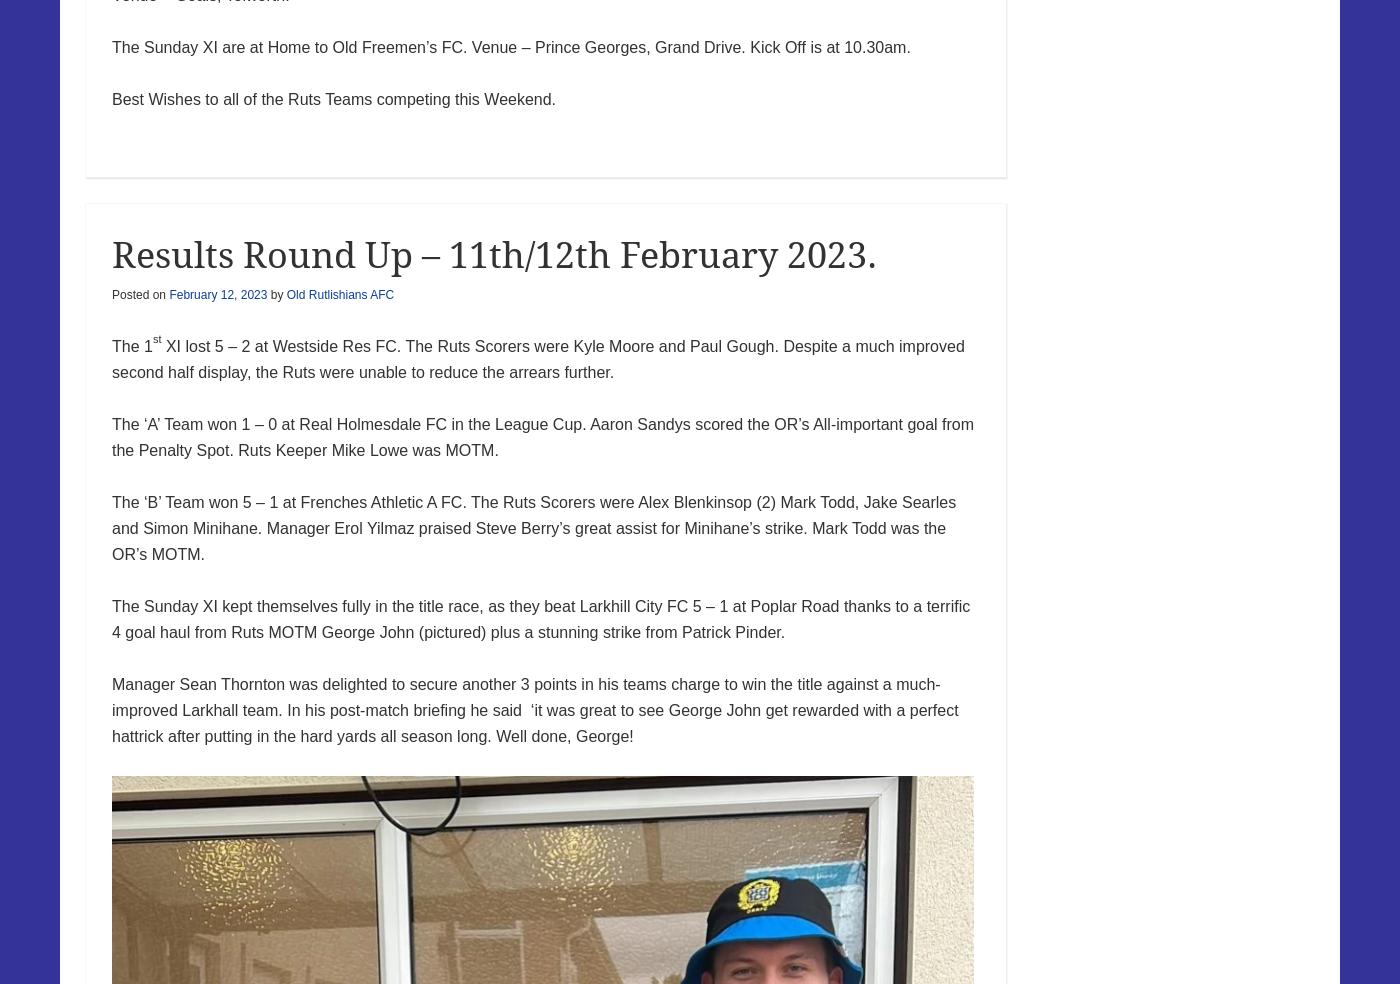 The width and height of the screenshot is (1400, 984). I want to click on 'The Sunday XI are at Home to Old Freemen’s FC. Venue – Prince Georges, Grand Drive. Kick Off is at 10.30am.', so click(511, 45).